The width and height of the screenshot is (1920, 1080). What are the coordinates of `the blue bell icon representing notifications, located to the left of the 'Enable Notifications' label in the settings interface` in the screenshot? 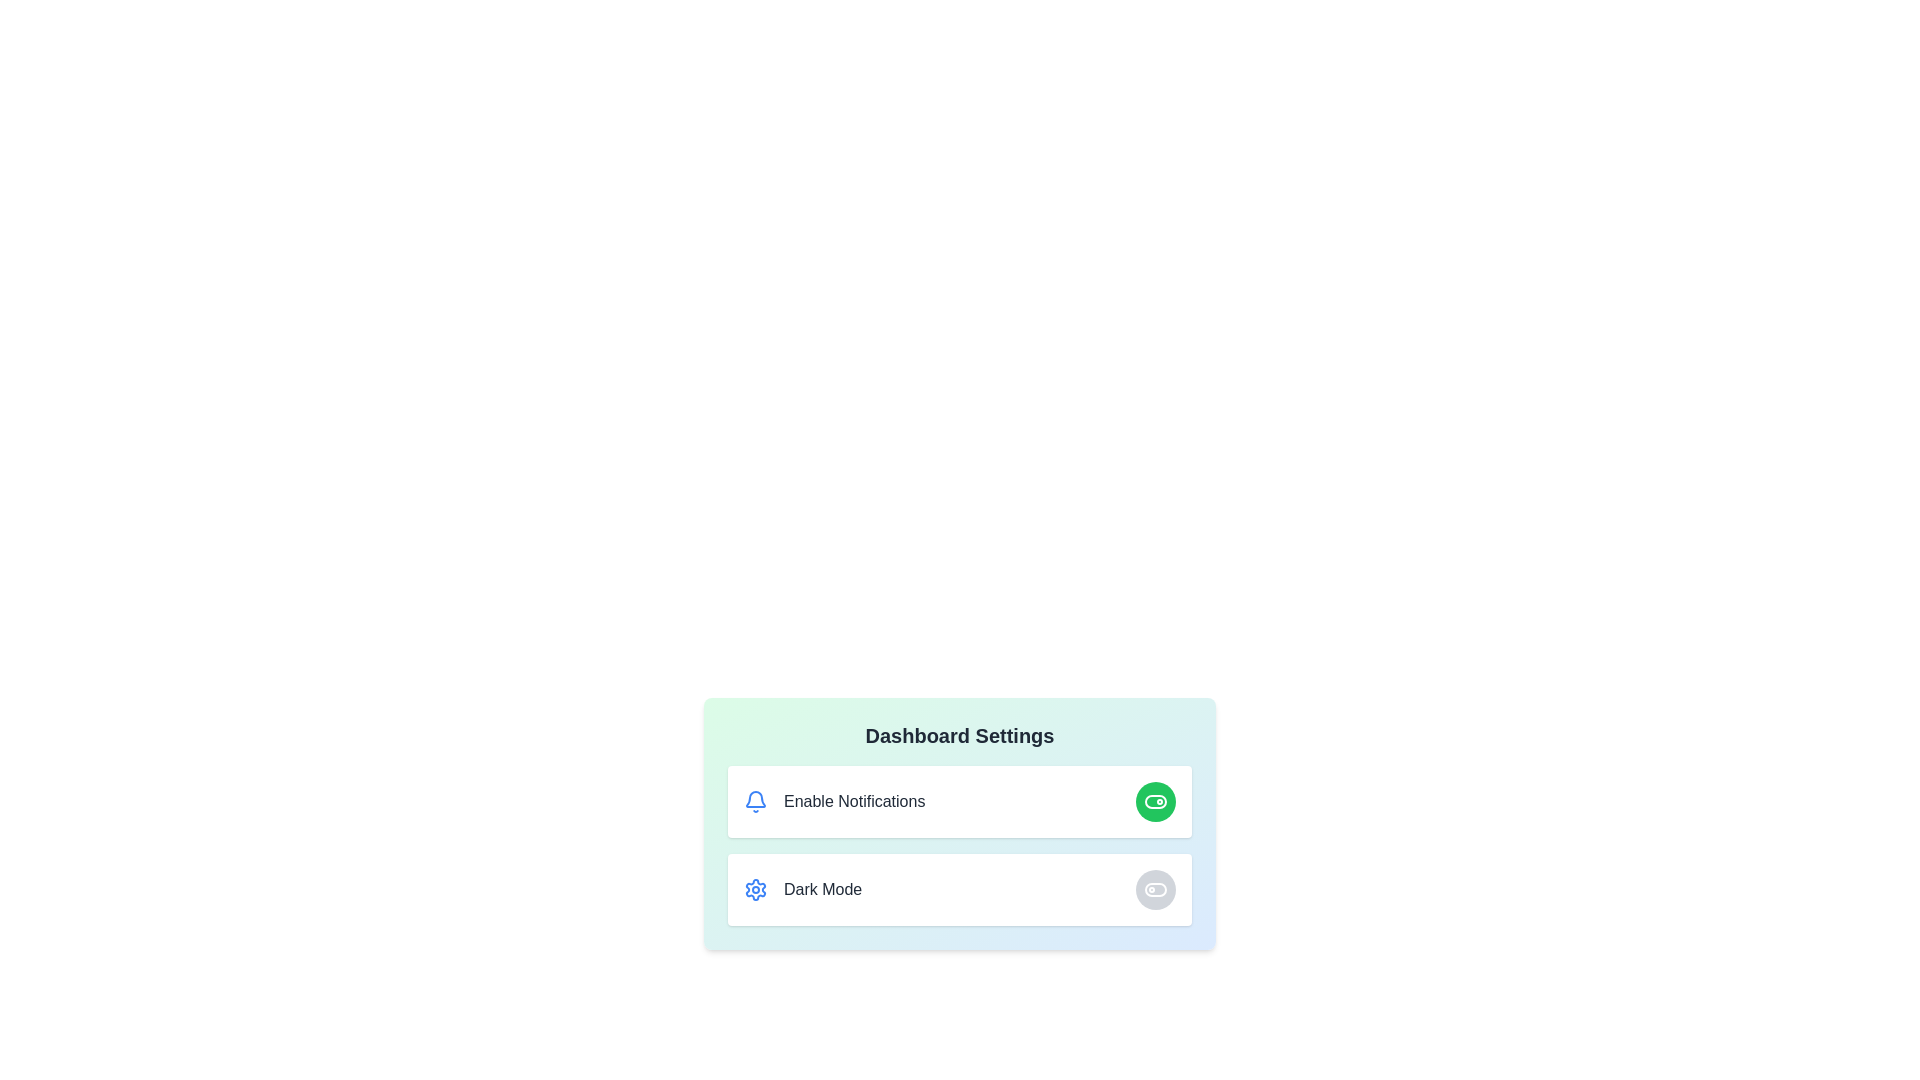 It's located at (754, 801).